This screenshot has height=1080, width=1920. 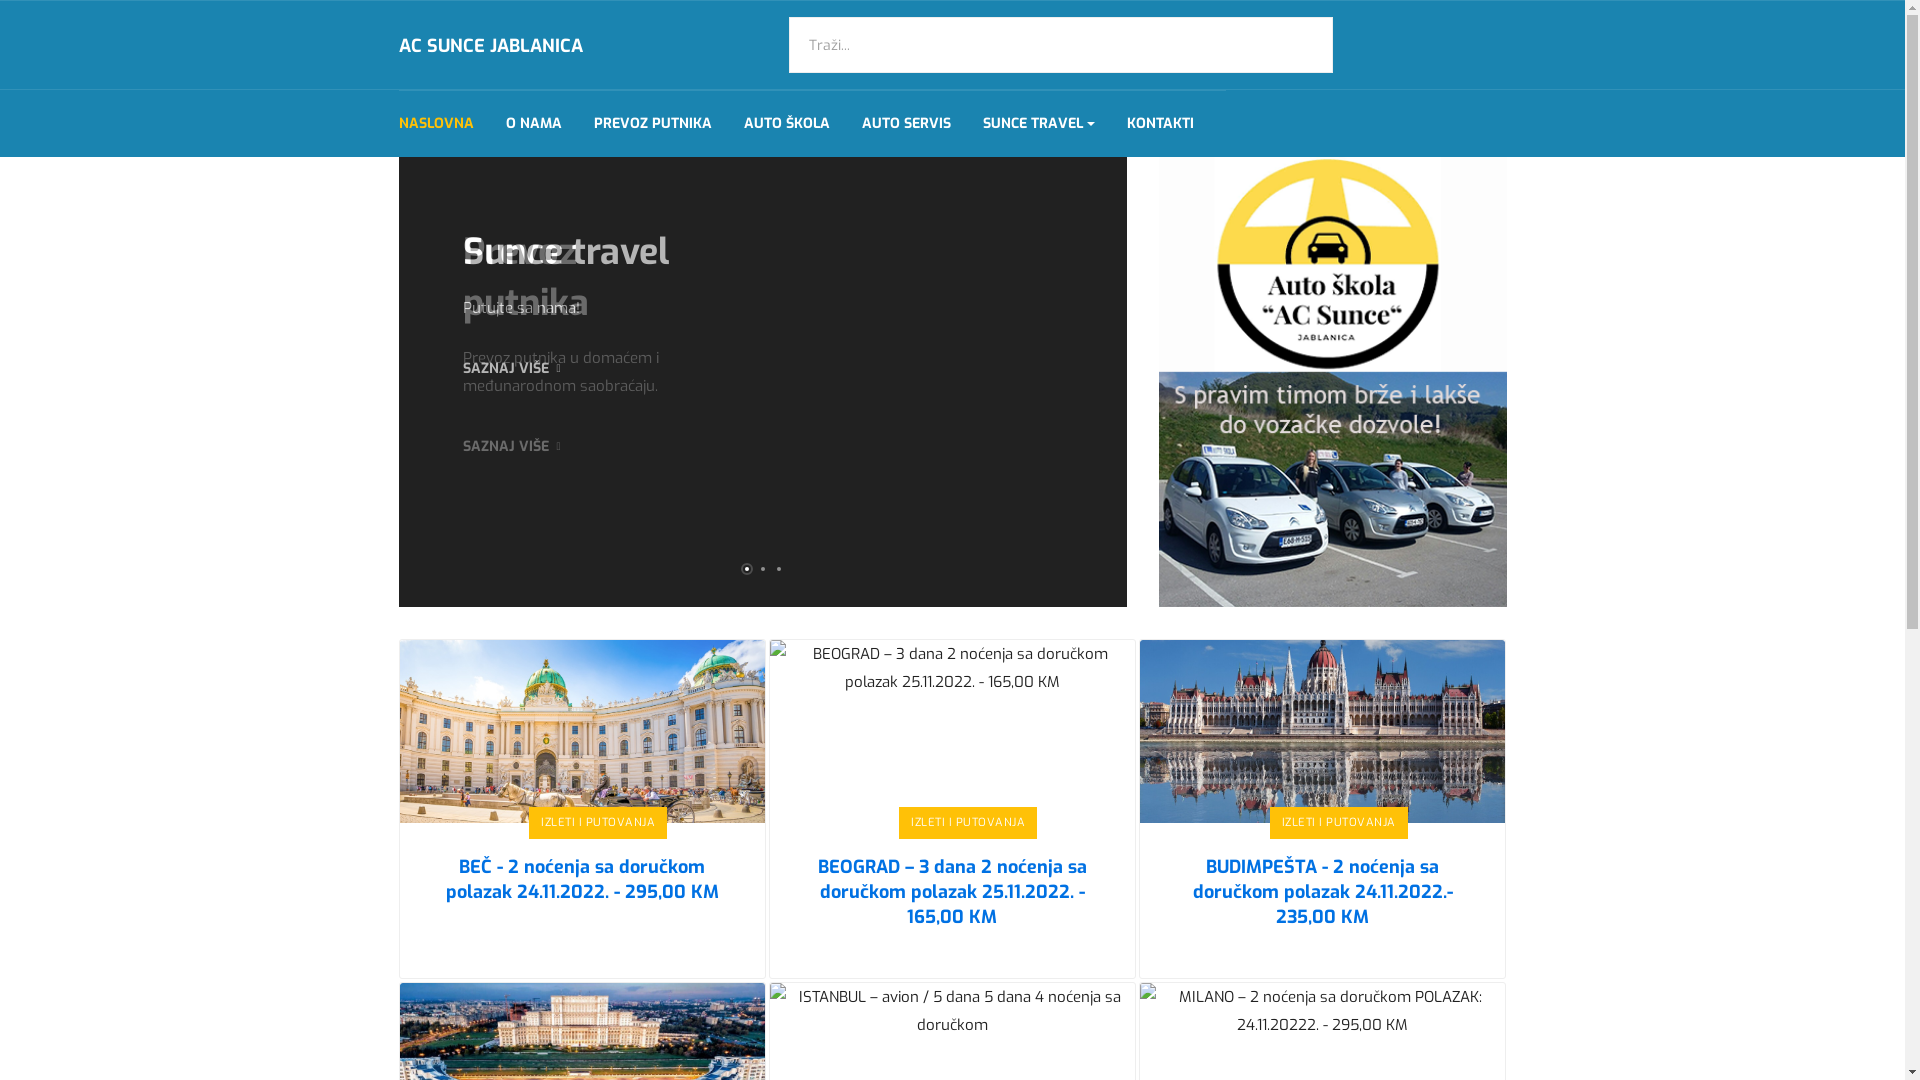 What do you see at coordinates (489, 45) in the screenshot?
I see `'AC SUNCE JABLANICA'` at bounding box center [489, 45].